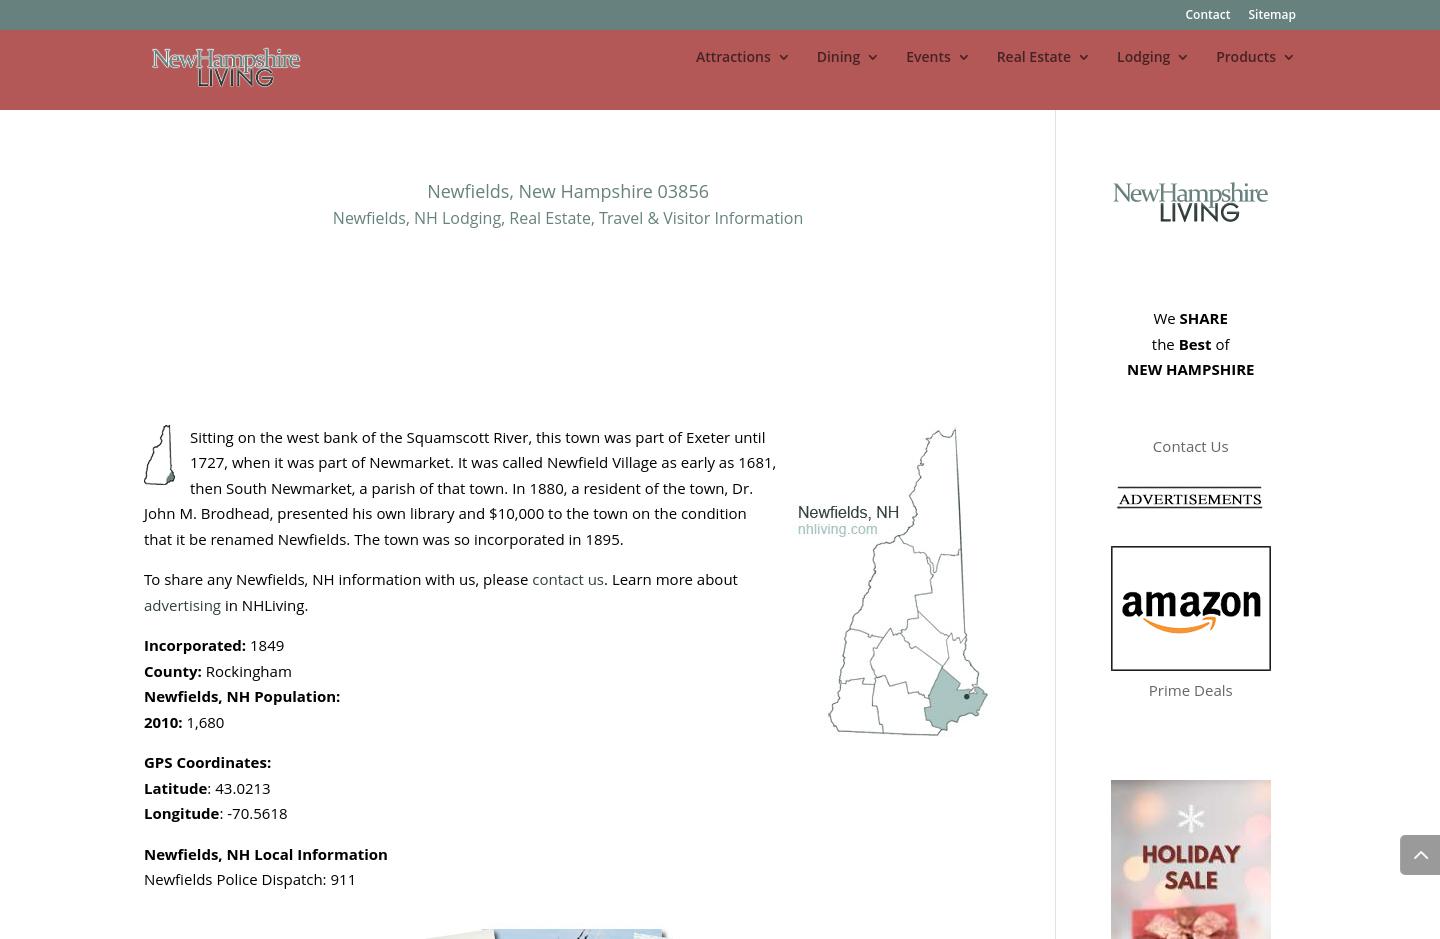 The image size is (1440, 939). What do you see at coordinates (763, 275) in the screenshot?
I see `'Beaches'` at bounding box center [763, 275].